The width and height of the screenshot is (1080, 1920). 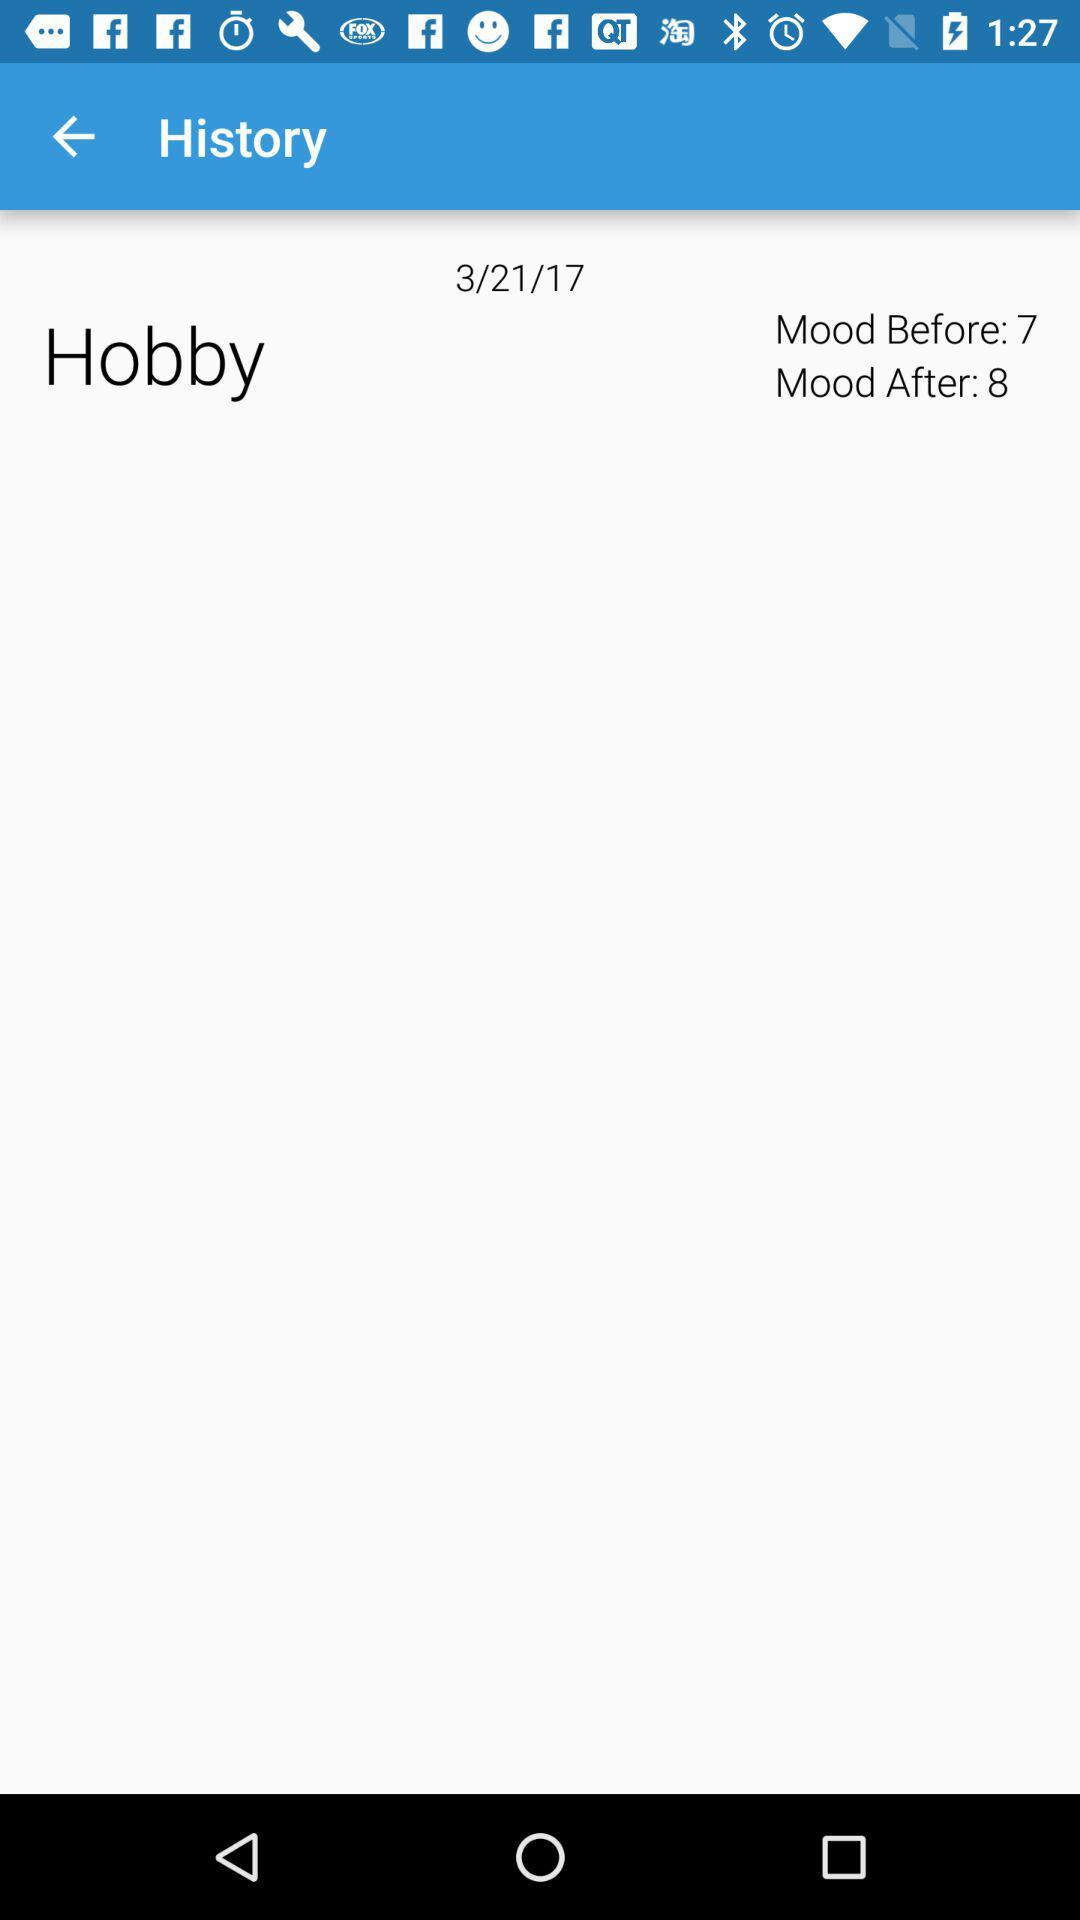 I want to click on 7 item, so click(x=1027, y=328).